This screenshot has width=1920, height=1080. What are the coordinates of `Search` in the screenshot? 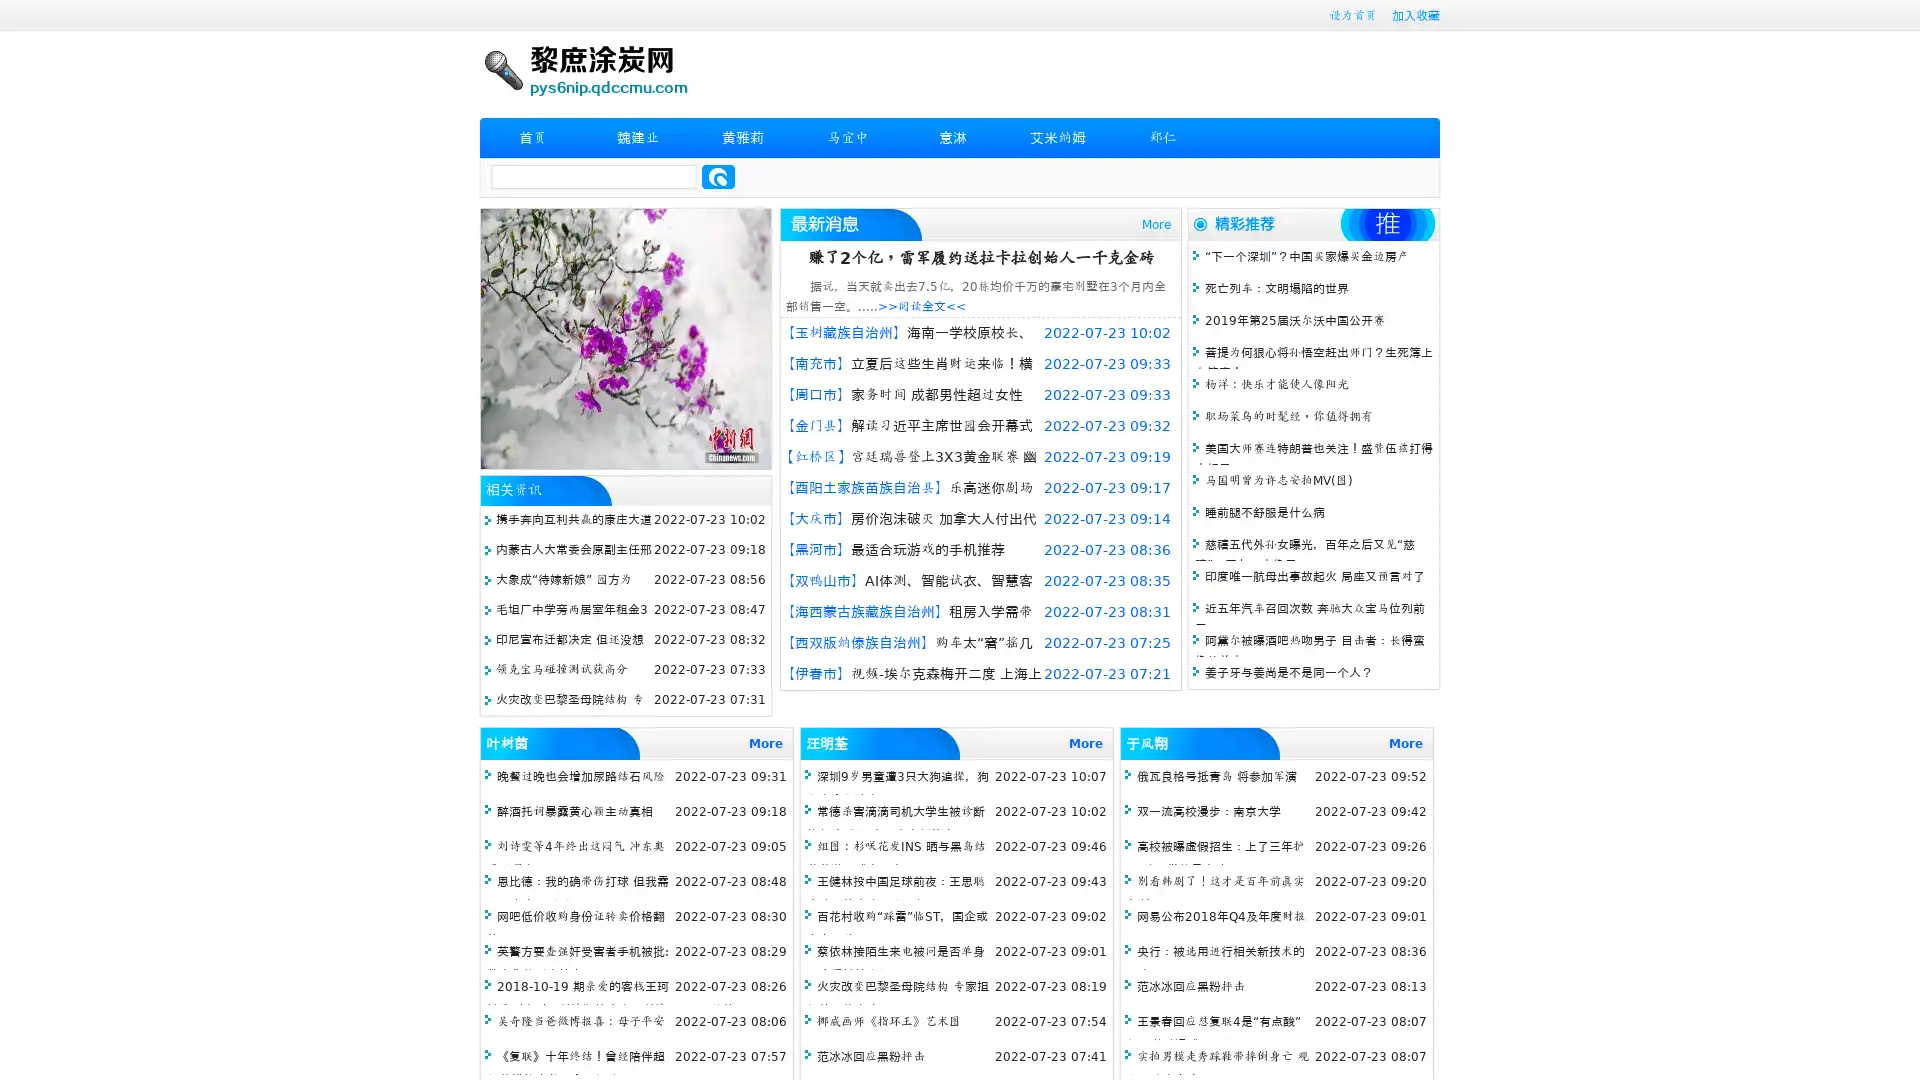 It's located at (718, 176).